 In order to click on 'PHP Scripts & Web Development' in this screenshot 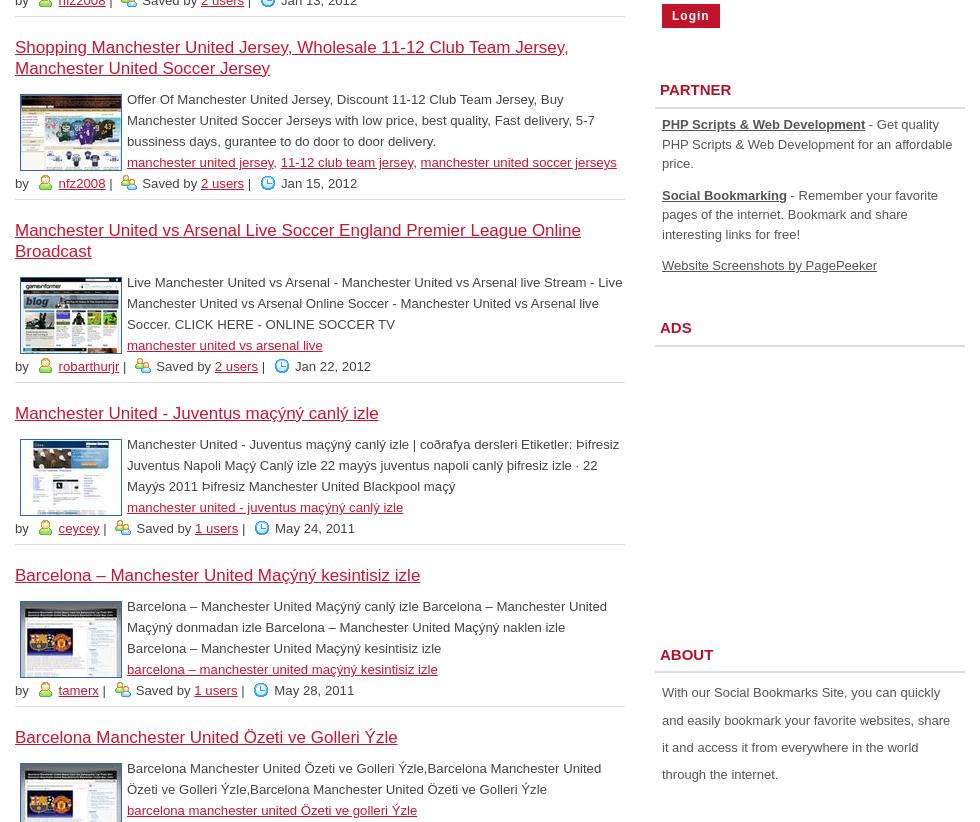, I will do `click(763, 124)`.